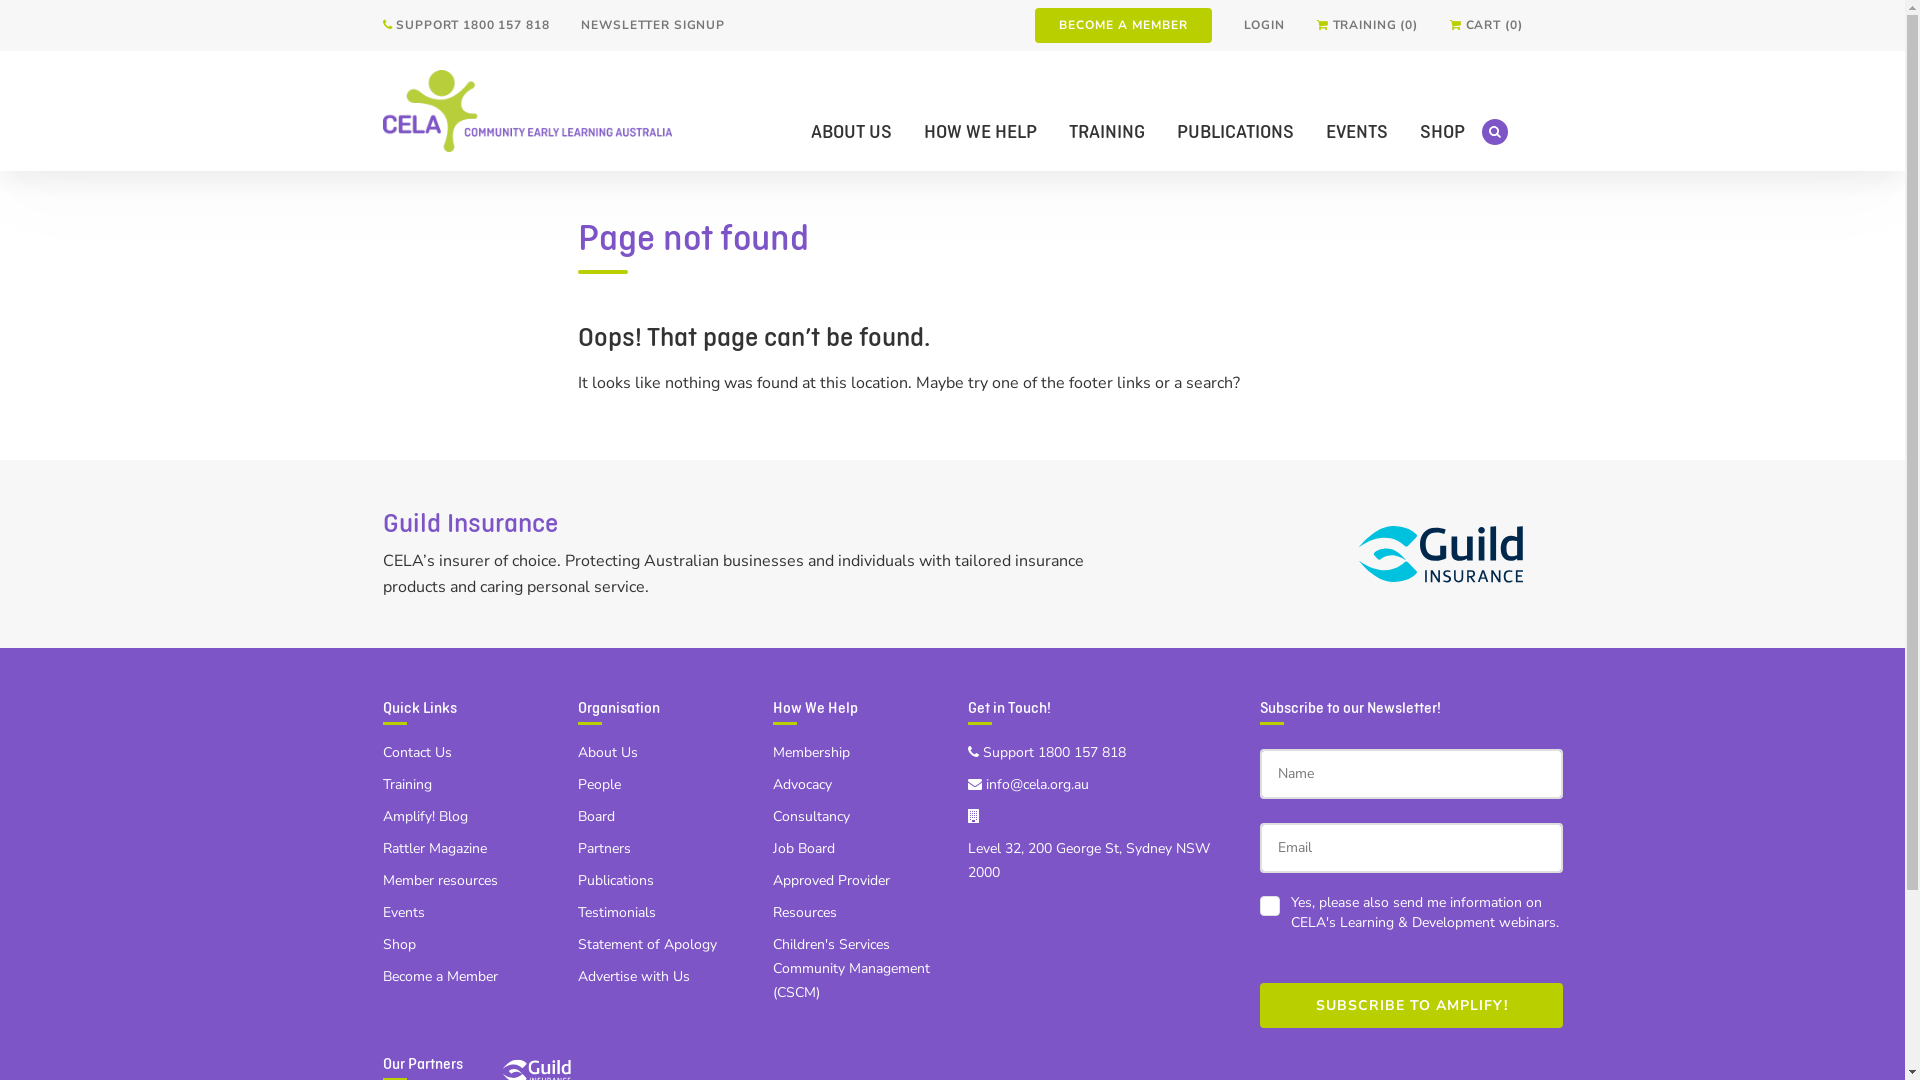  What do you see at coordinates (850, 131) in the screenshot?
I see `'ABOUT US'` at bounding box center [850, 131].